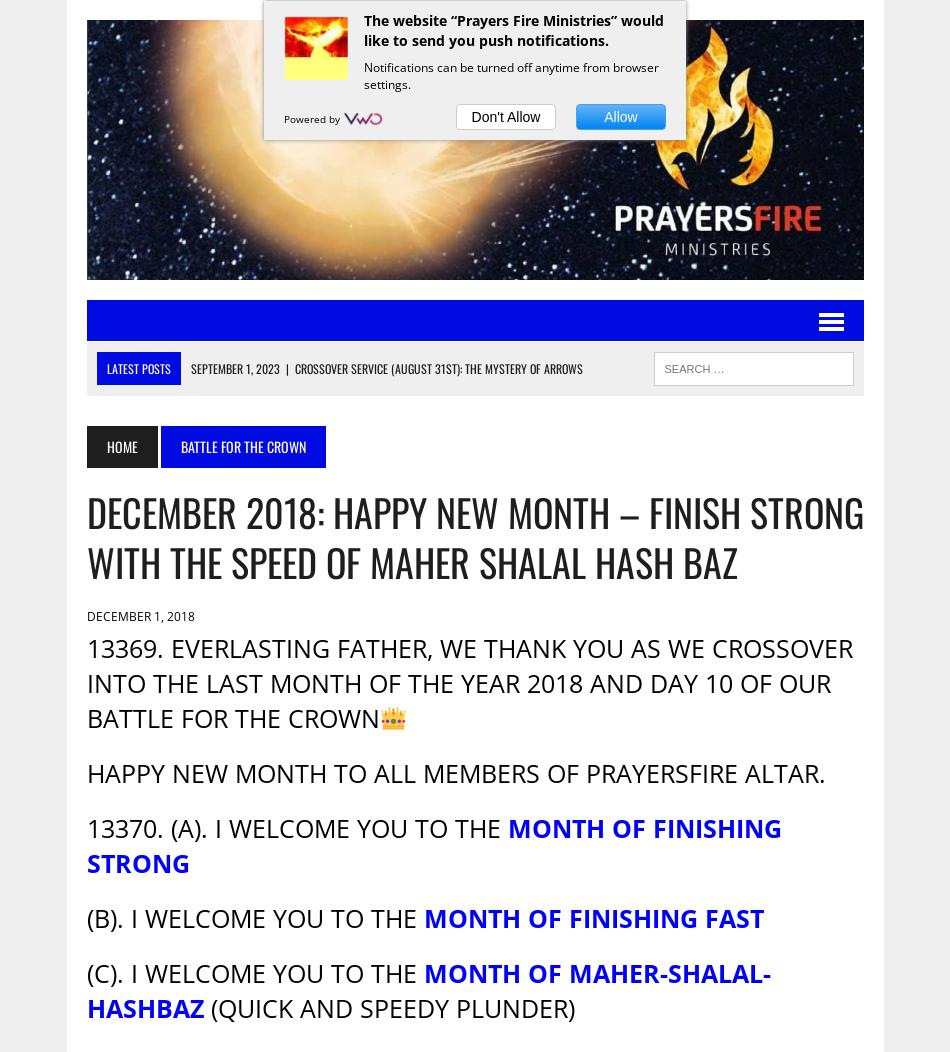  What do you see at coordinates (138, 367) in the screenshot?
I see `'Latest Posts'` at bounding box center [138, 367].